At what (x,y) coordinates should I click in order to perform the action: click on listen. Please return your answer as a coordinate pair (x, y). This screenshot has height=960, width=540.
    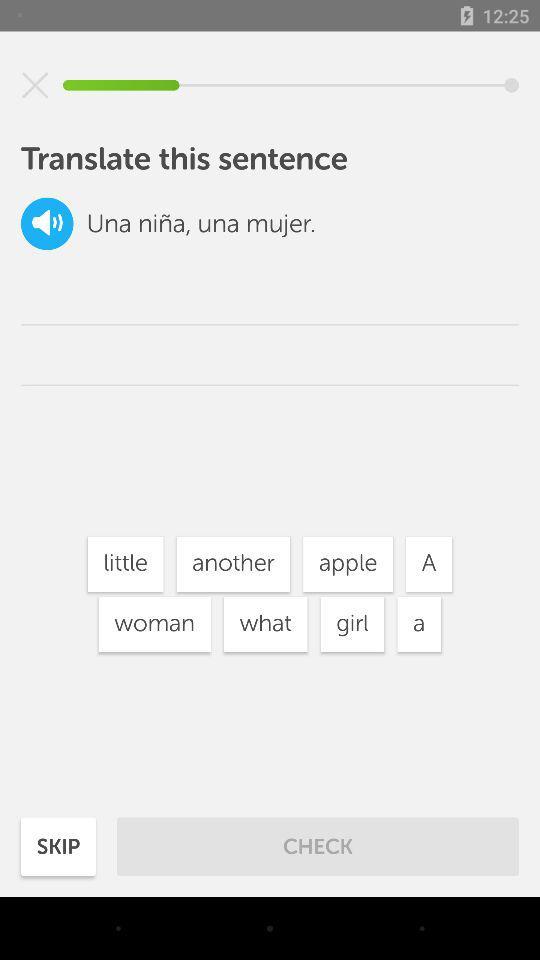
    Looking at the image, I should click on (47, 223).